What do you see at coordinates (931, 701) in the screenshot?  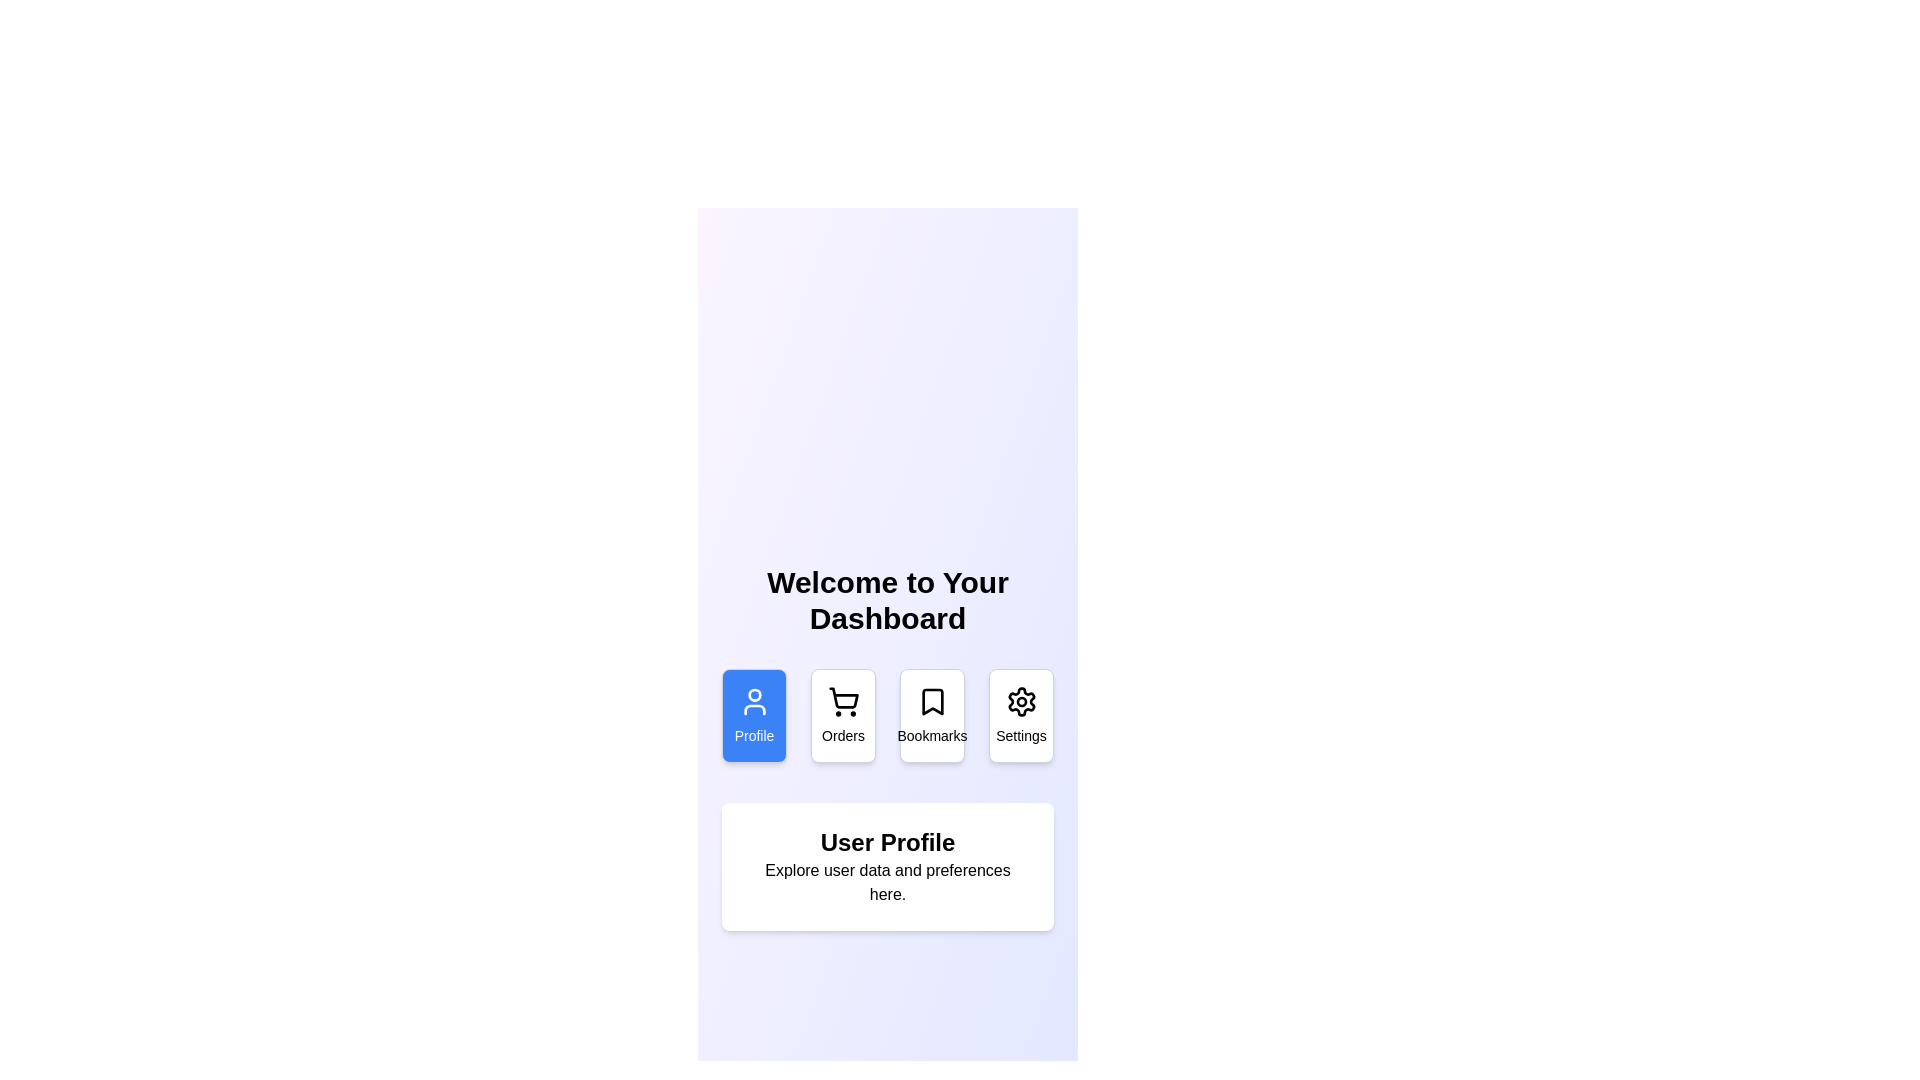 I see `the SVG bookmark icon, which is visually centered above the 'Bookmarks' text and located between the 'Orders' and 'Settings' buttons` at bounding box center [931, 701].